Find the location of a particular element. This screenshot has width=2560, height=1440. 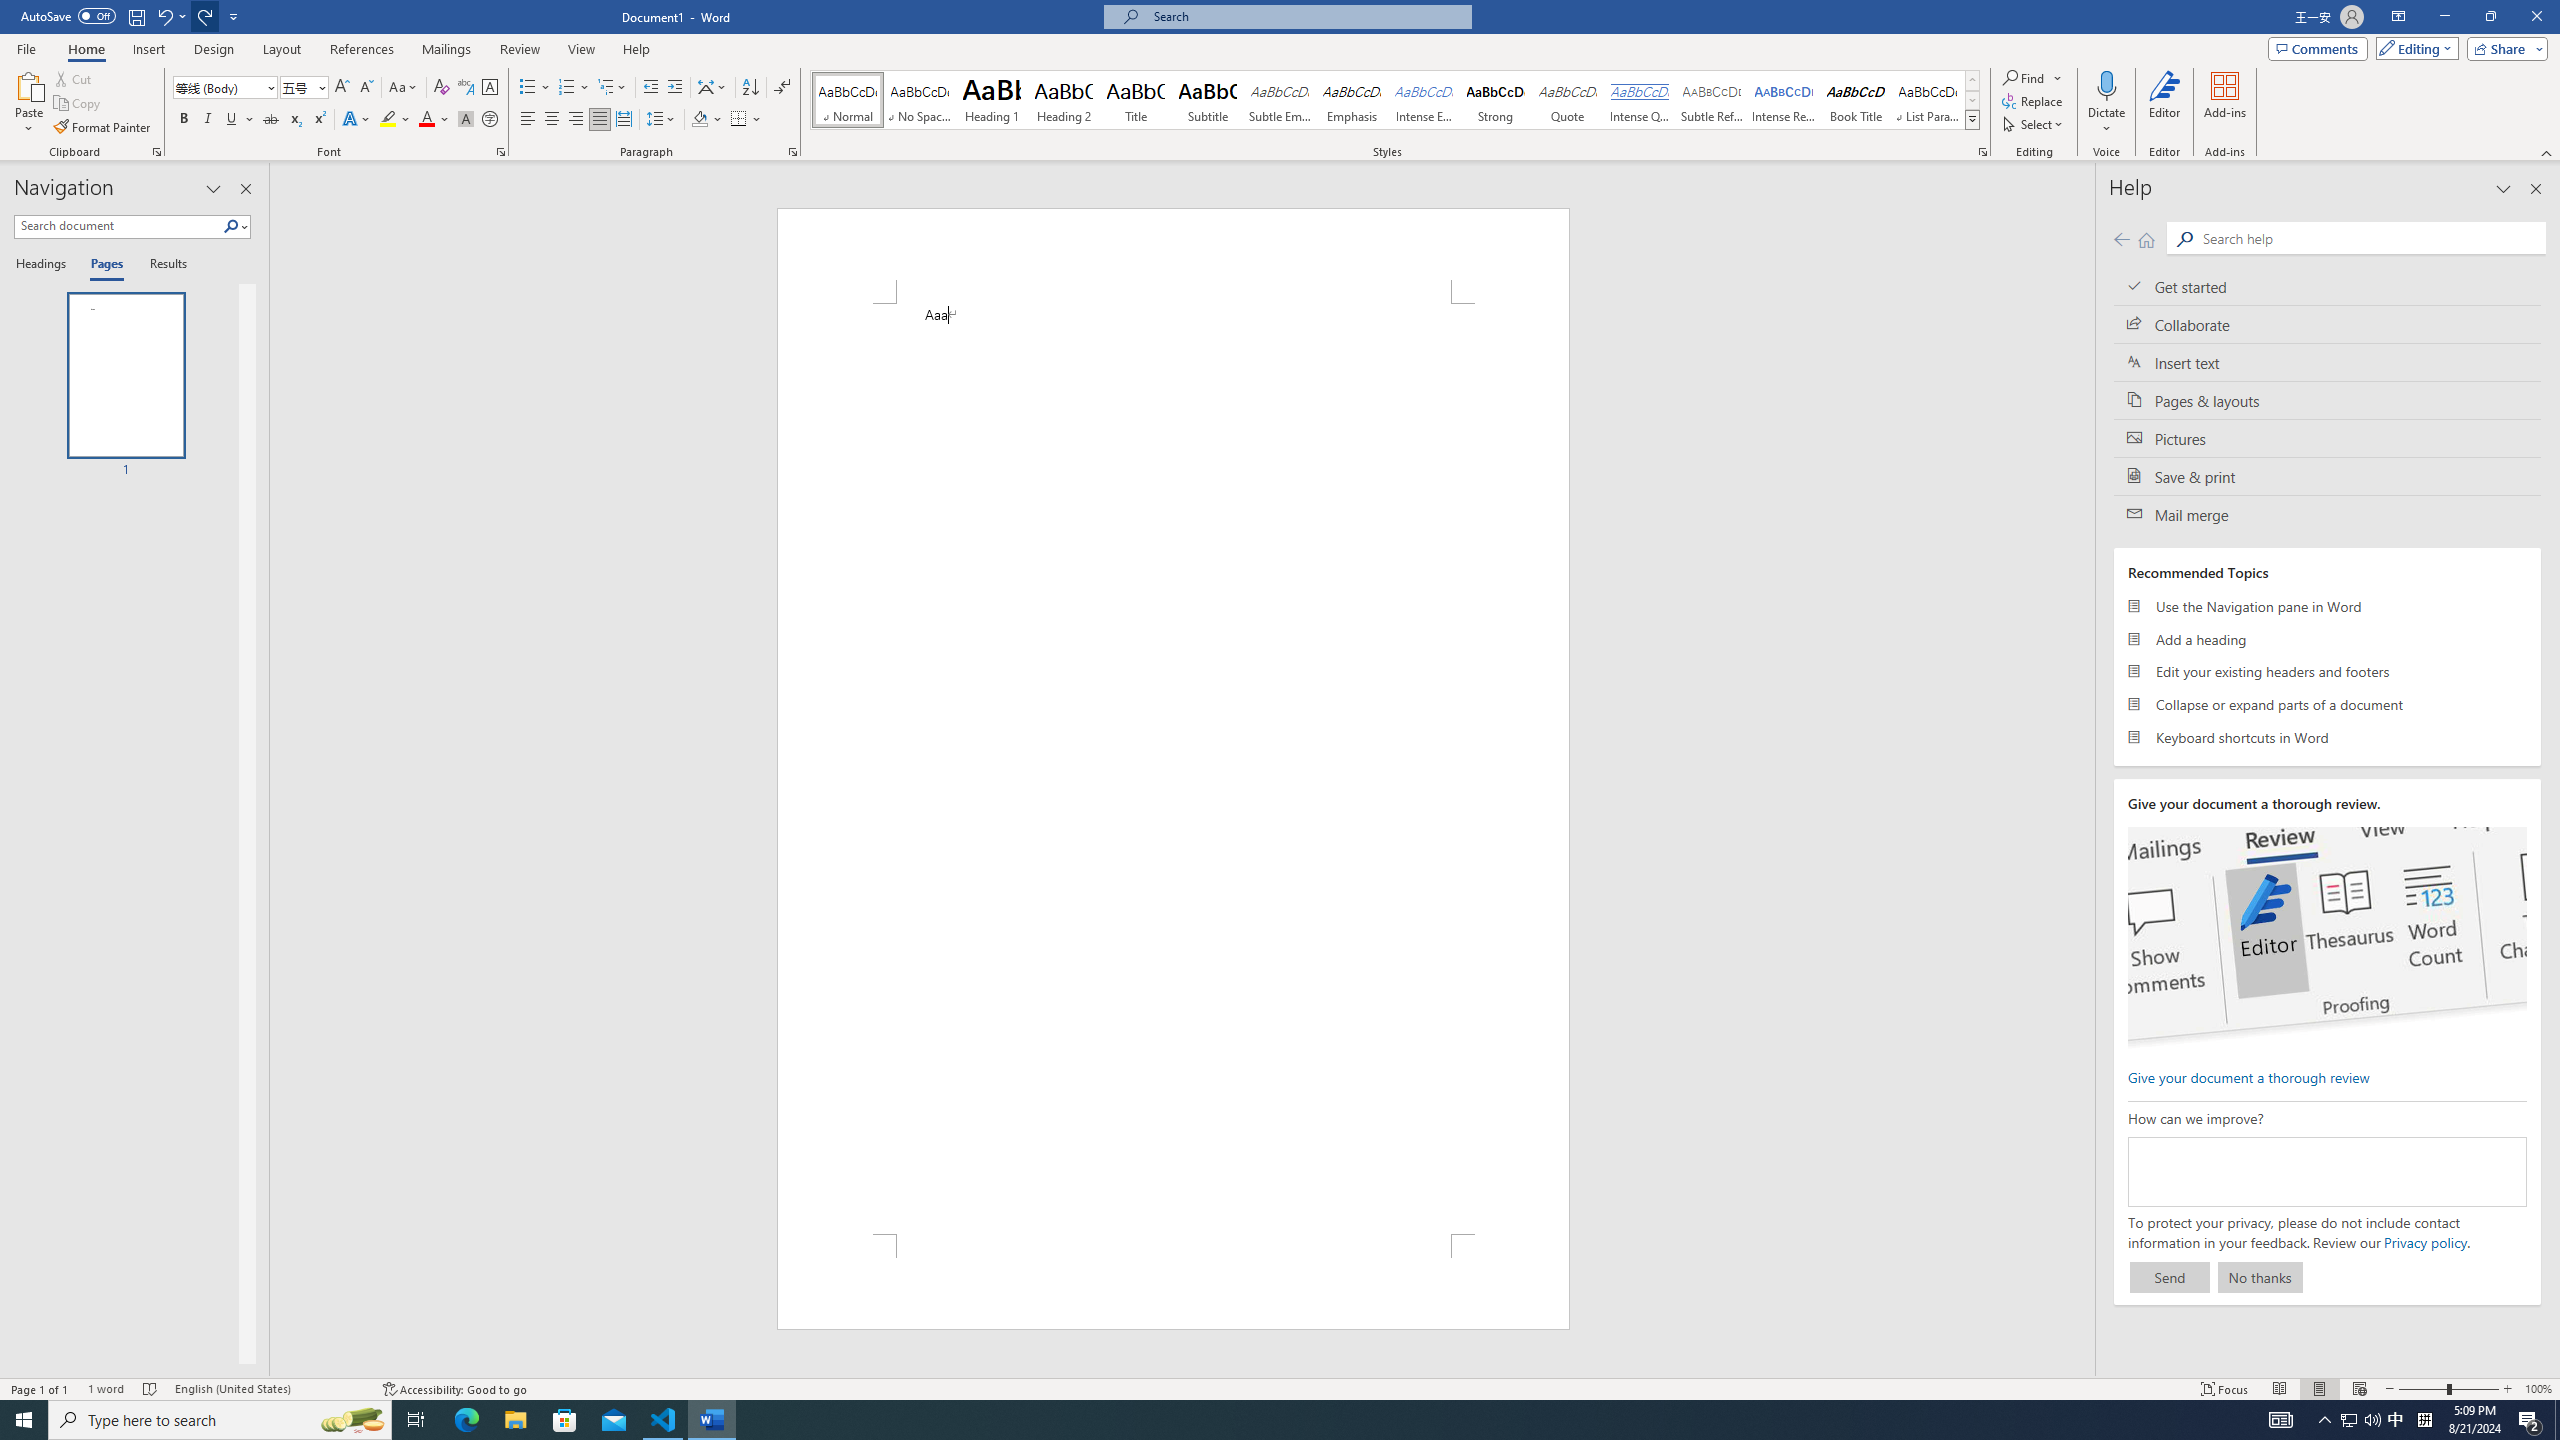

'Insert' is located at coordinates (147, 49).